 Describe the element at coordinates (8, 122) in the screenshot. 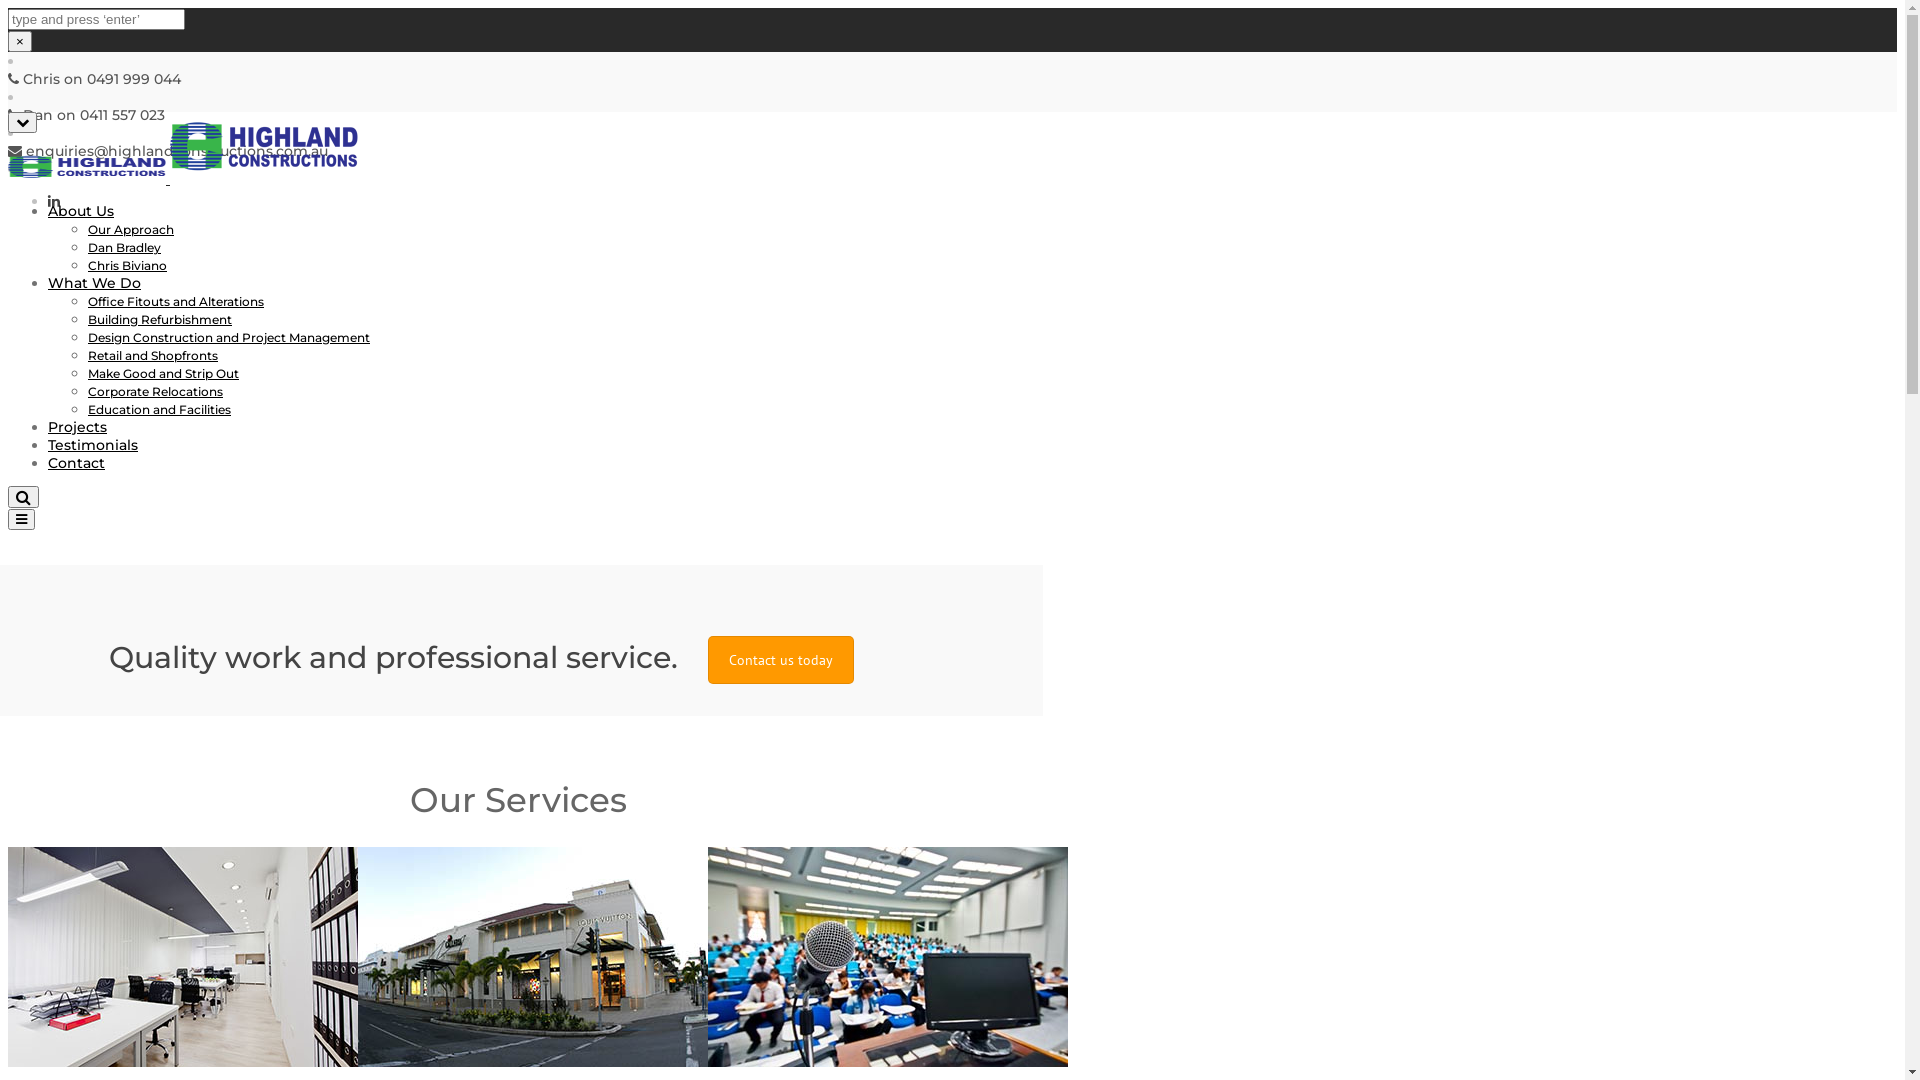

I see `'Close top bar'` at that location.